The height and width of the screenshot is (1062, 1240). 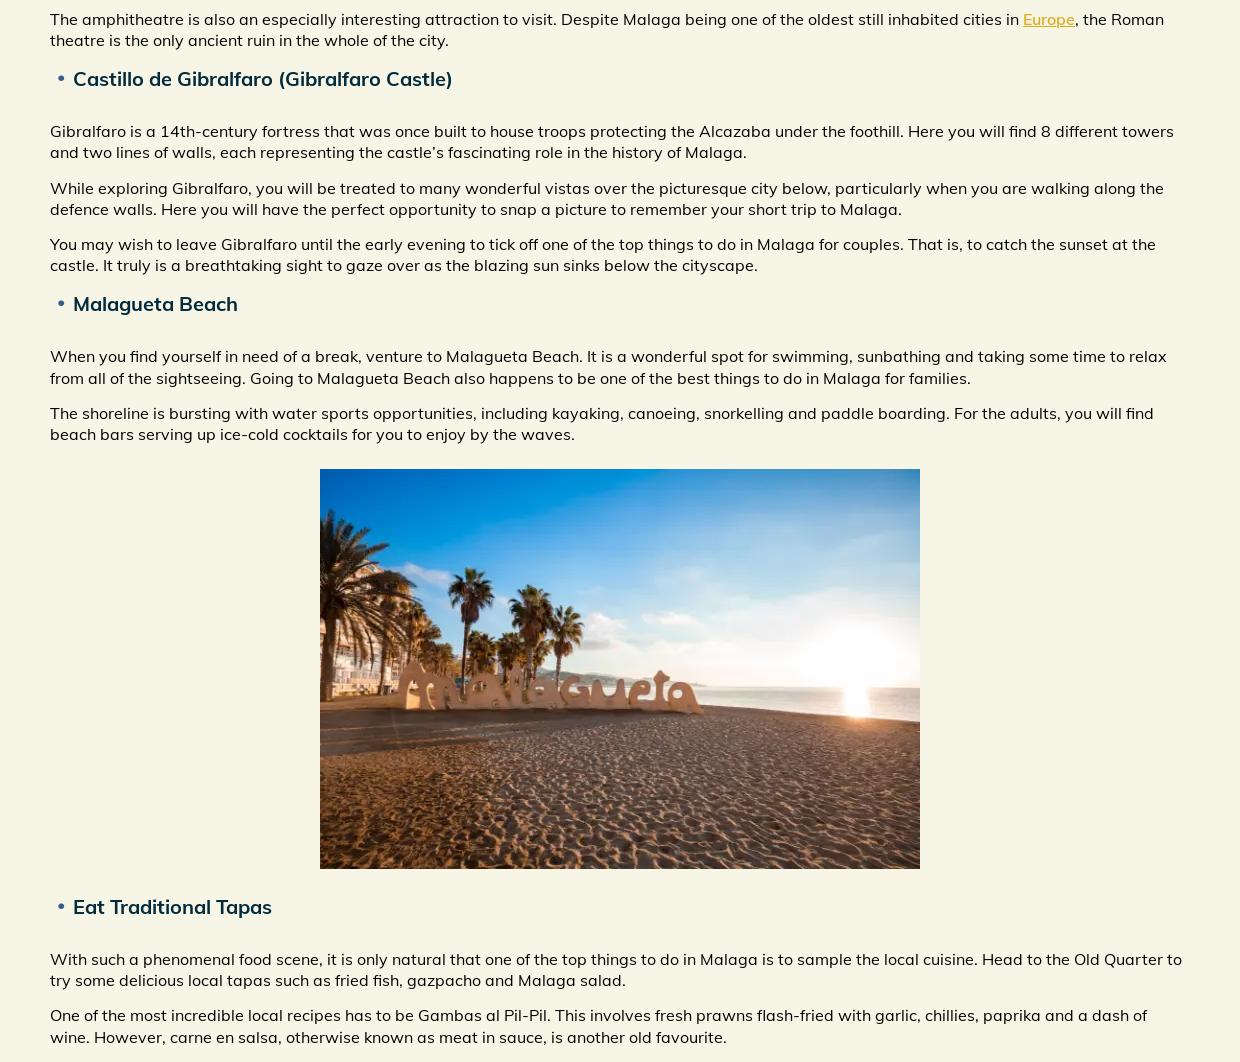 I want to click on 'Castillo de Gibralfaro (Gibralfaro Castle)', so click(x=263, y=78).